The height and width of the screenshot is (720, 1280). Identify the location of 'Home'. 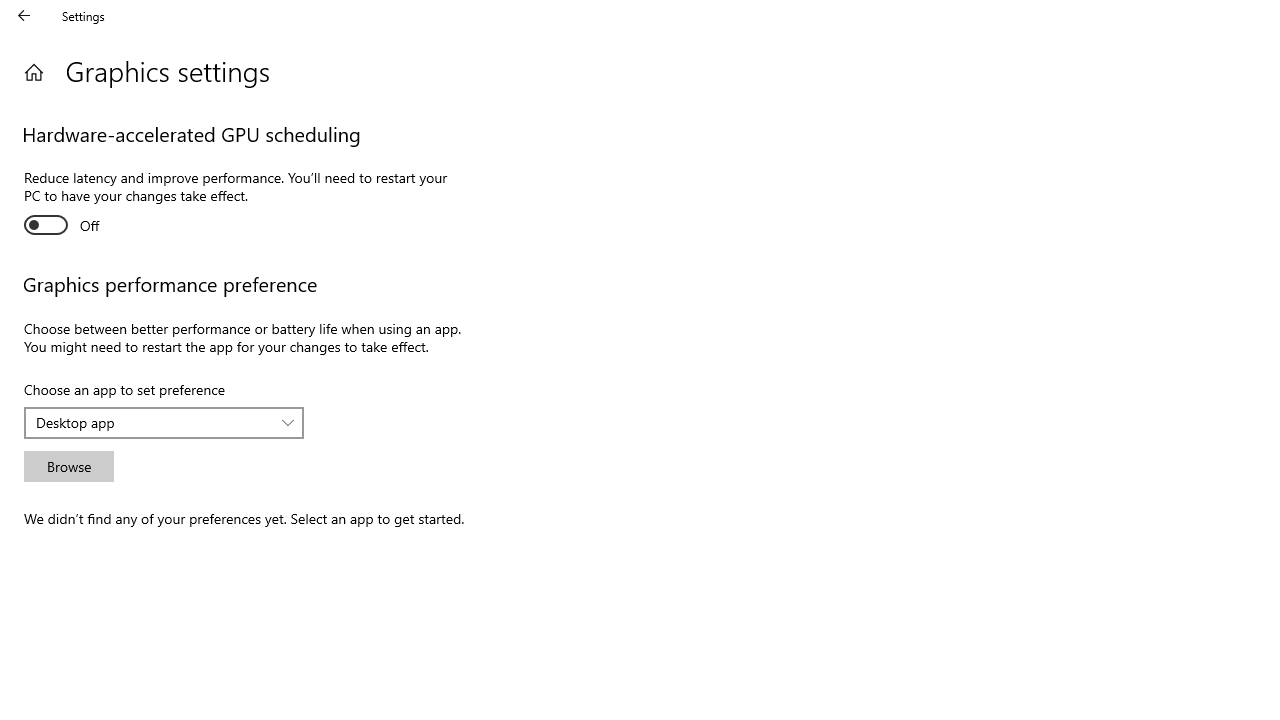
(33, 71).